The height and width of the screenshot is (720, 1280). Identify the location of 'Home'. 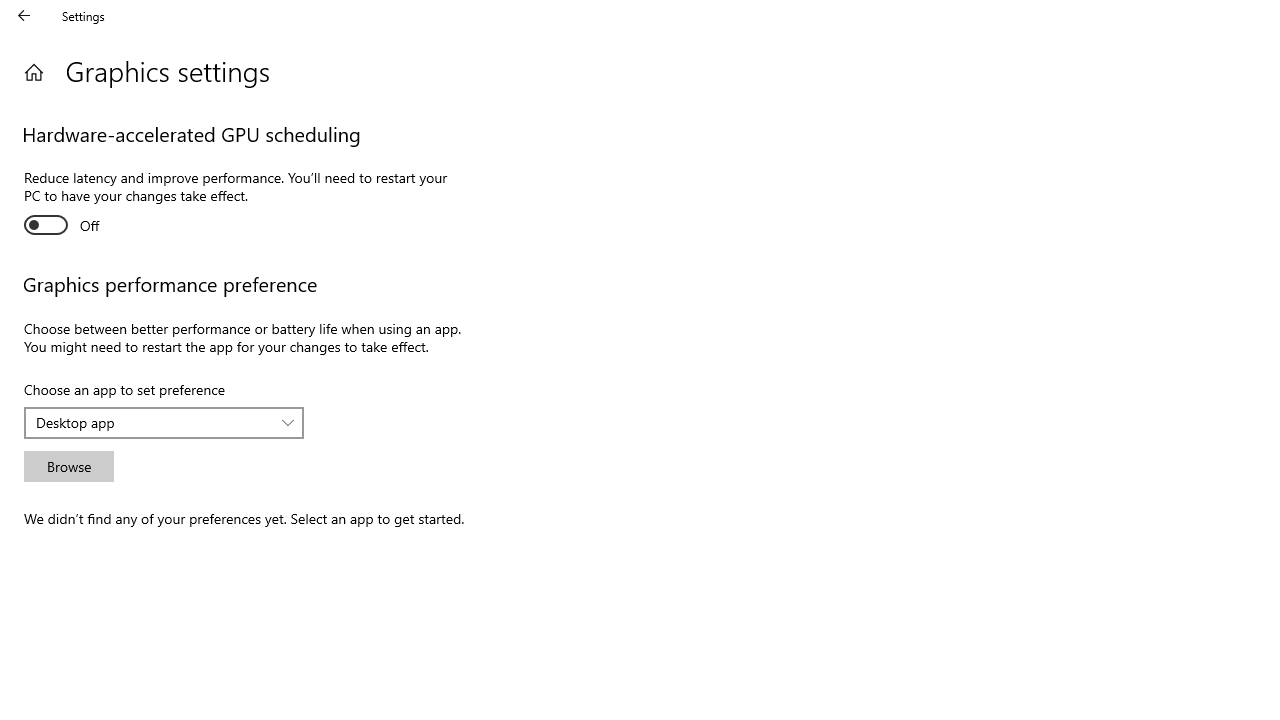
(33, 71).